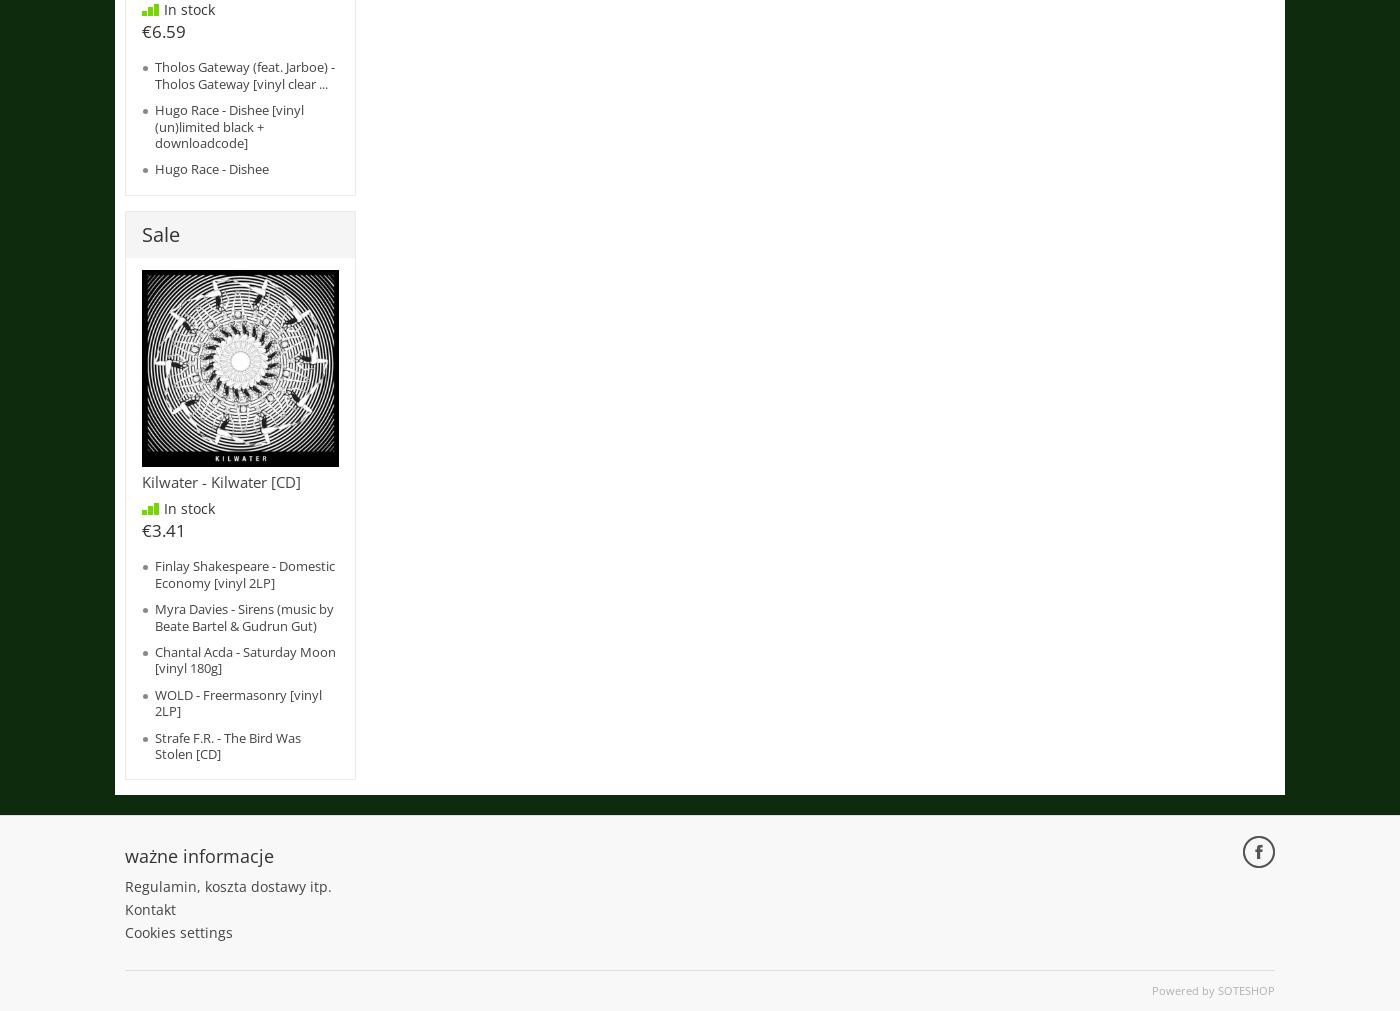 This screenshot has width=1400, height=1011. What do you see at coordinates (244, 74) in the screenshot?
I see `'Tholos Gateway (feat. Jarboe) - Tholos Gateway [vinyl clear ...'` at bounding box center [244, 74].